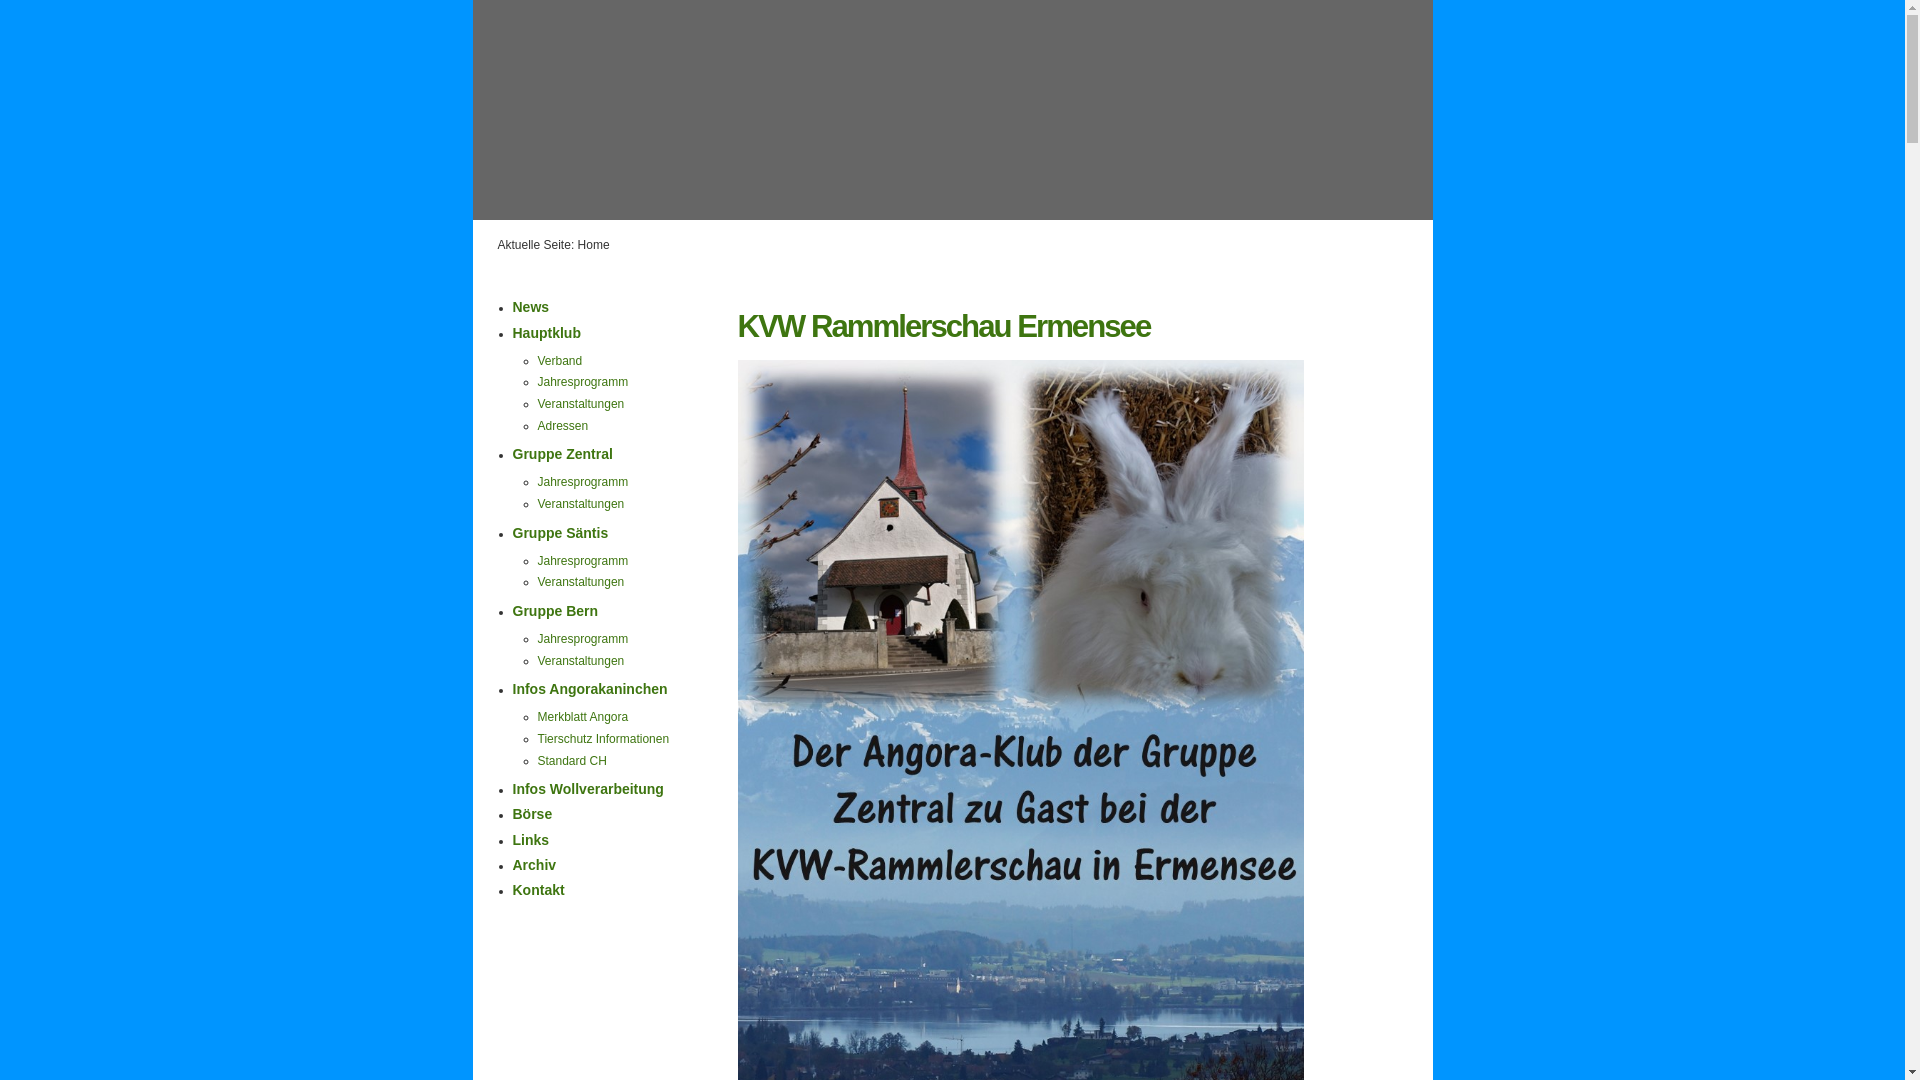  Describe the element at coordinates (580, 503) in the screenshot. I see `'Veranstaltungen'` at that location.